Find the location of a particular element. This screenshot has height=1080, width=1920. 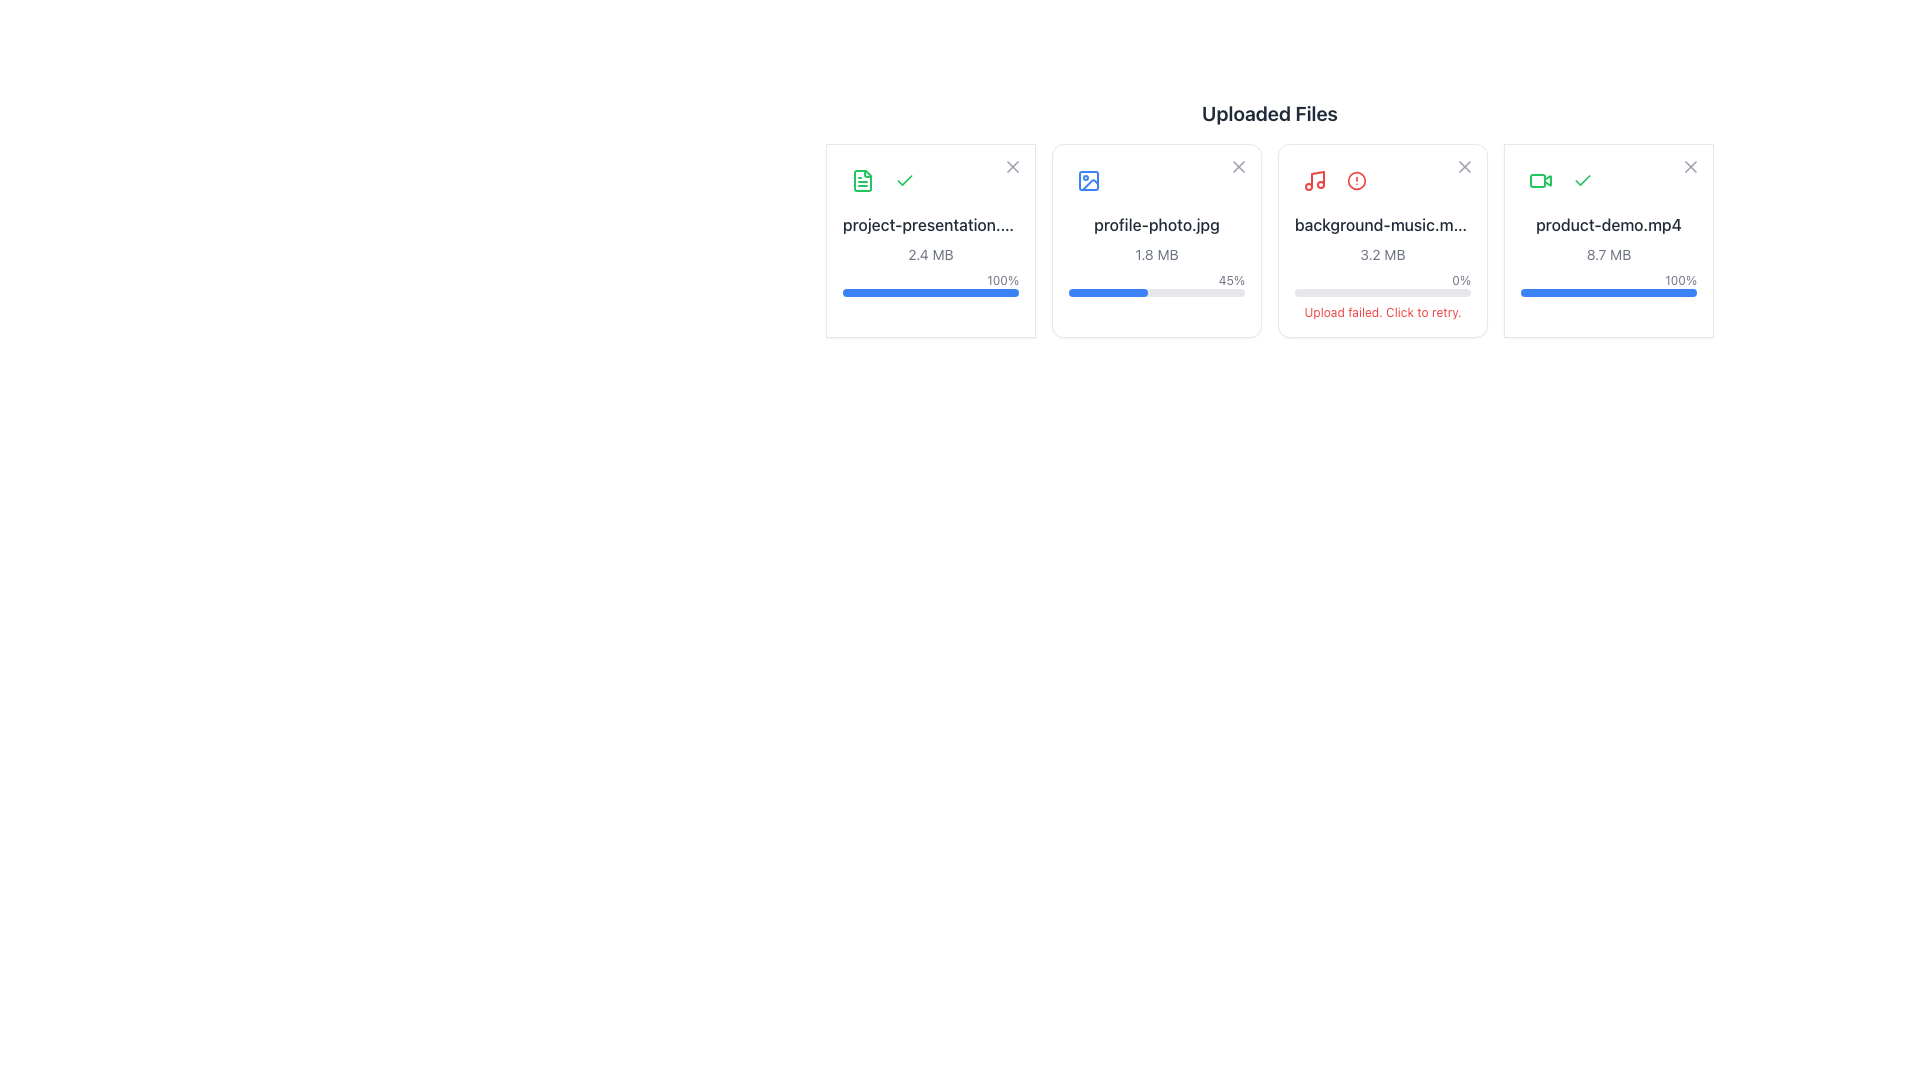

the percentage displayed on the progress bar labeled '0%' located under the 'background-music.mp3' file entry is located at coordinates (1381, 285).